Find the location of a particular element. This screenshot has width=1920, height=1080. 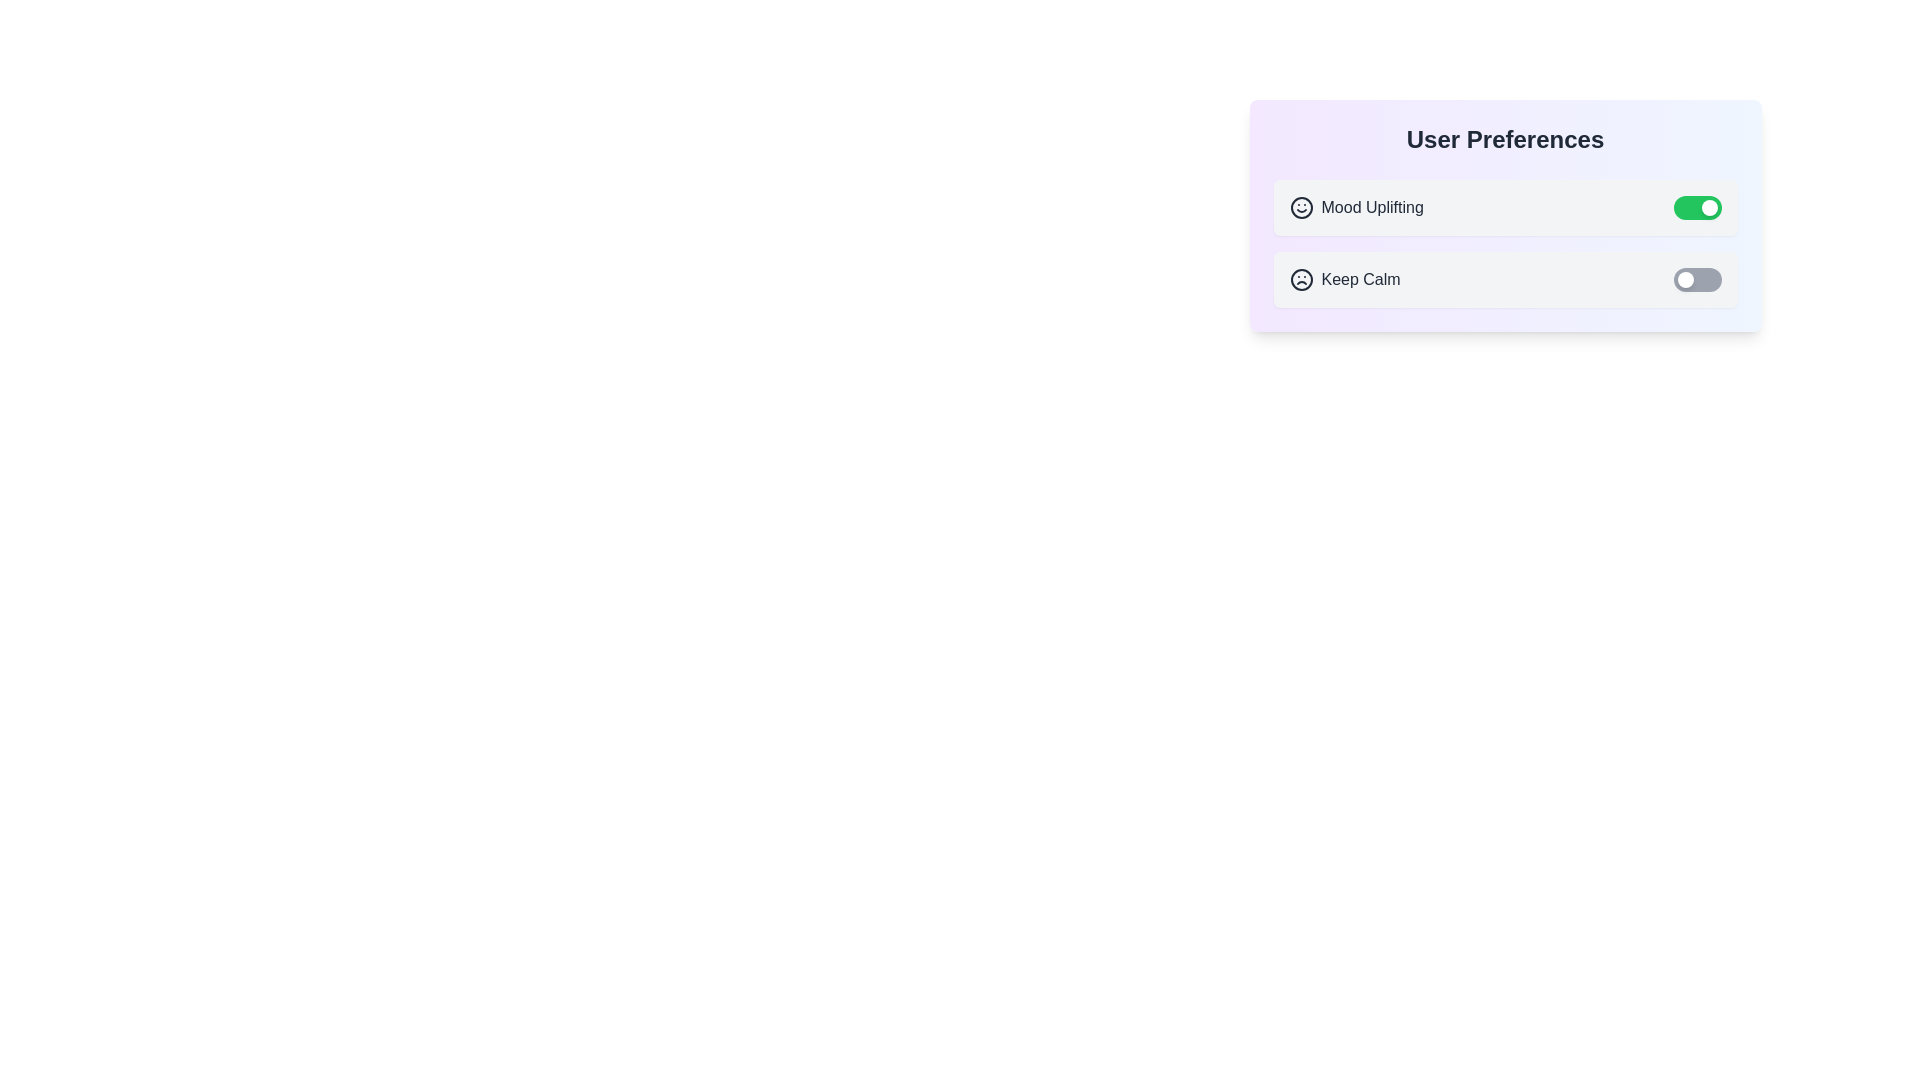

the 'Keep Calm' label, which is part of the user preferences section and is located next to a toggle switch and an icon is located at coordinates (1360, 280).